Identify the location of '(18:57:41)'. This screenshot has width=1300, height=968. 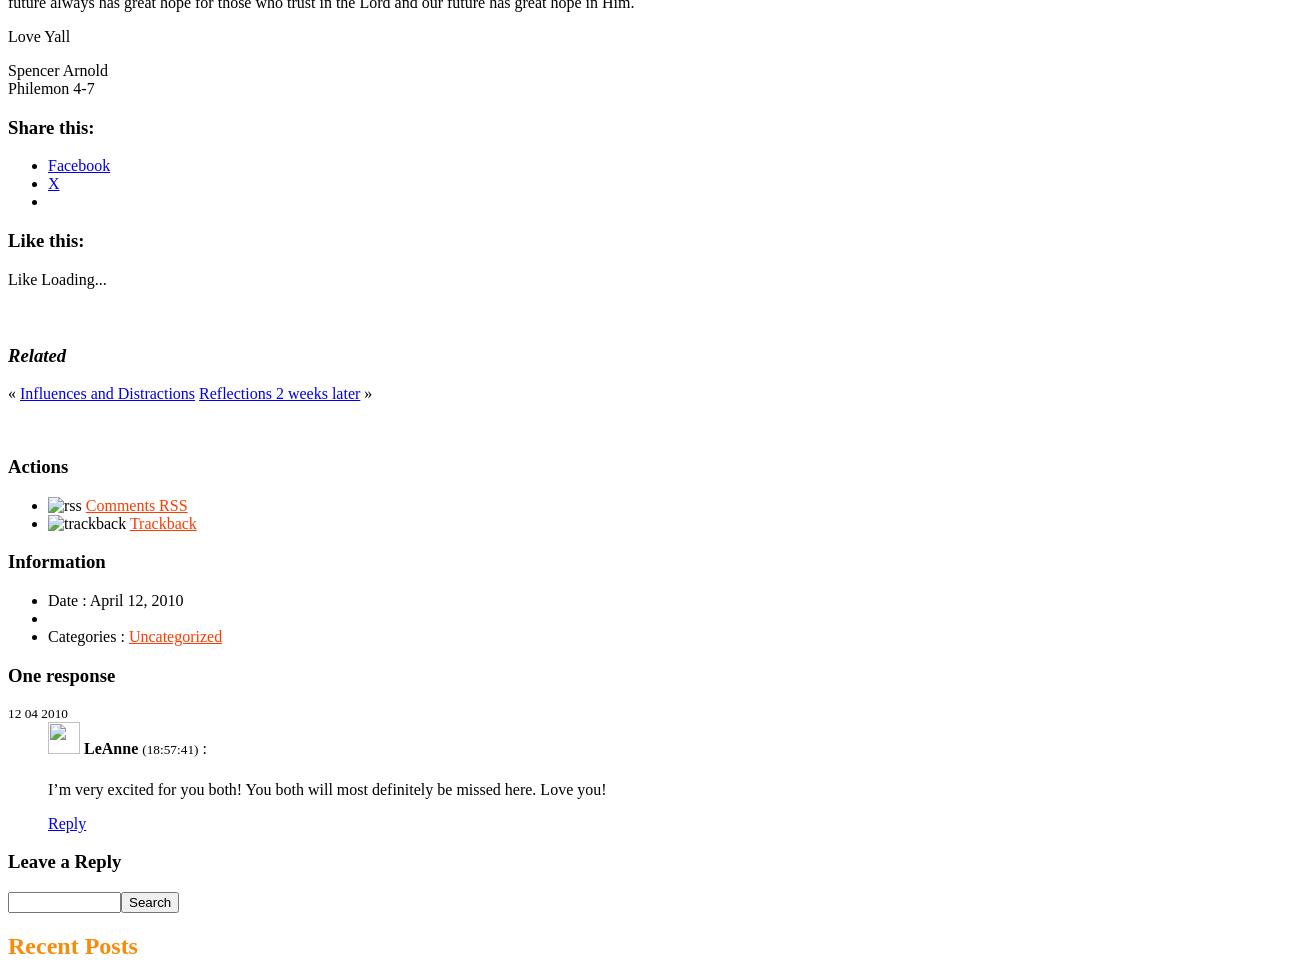
(170, 748).